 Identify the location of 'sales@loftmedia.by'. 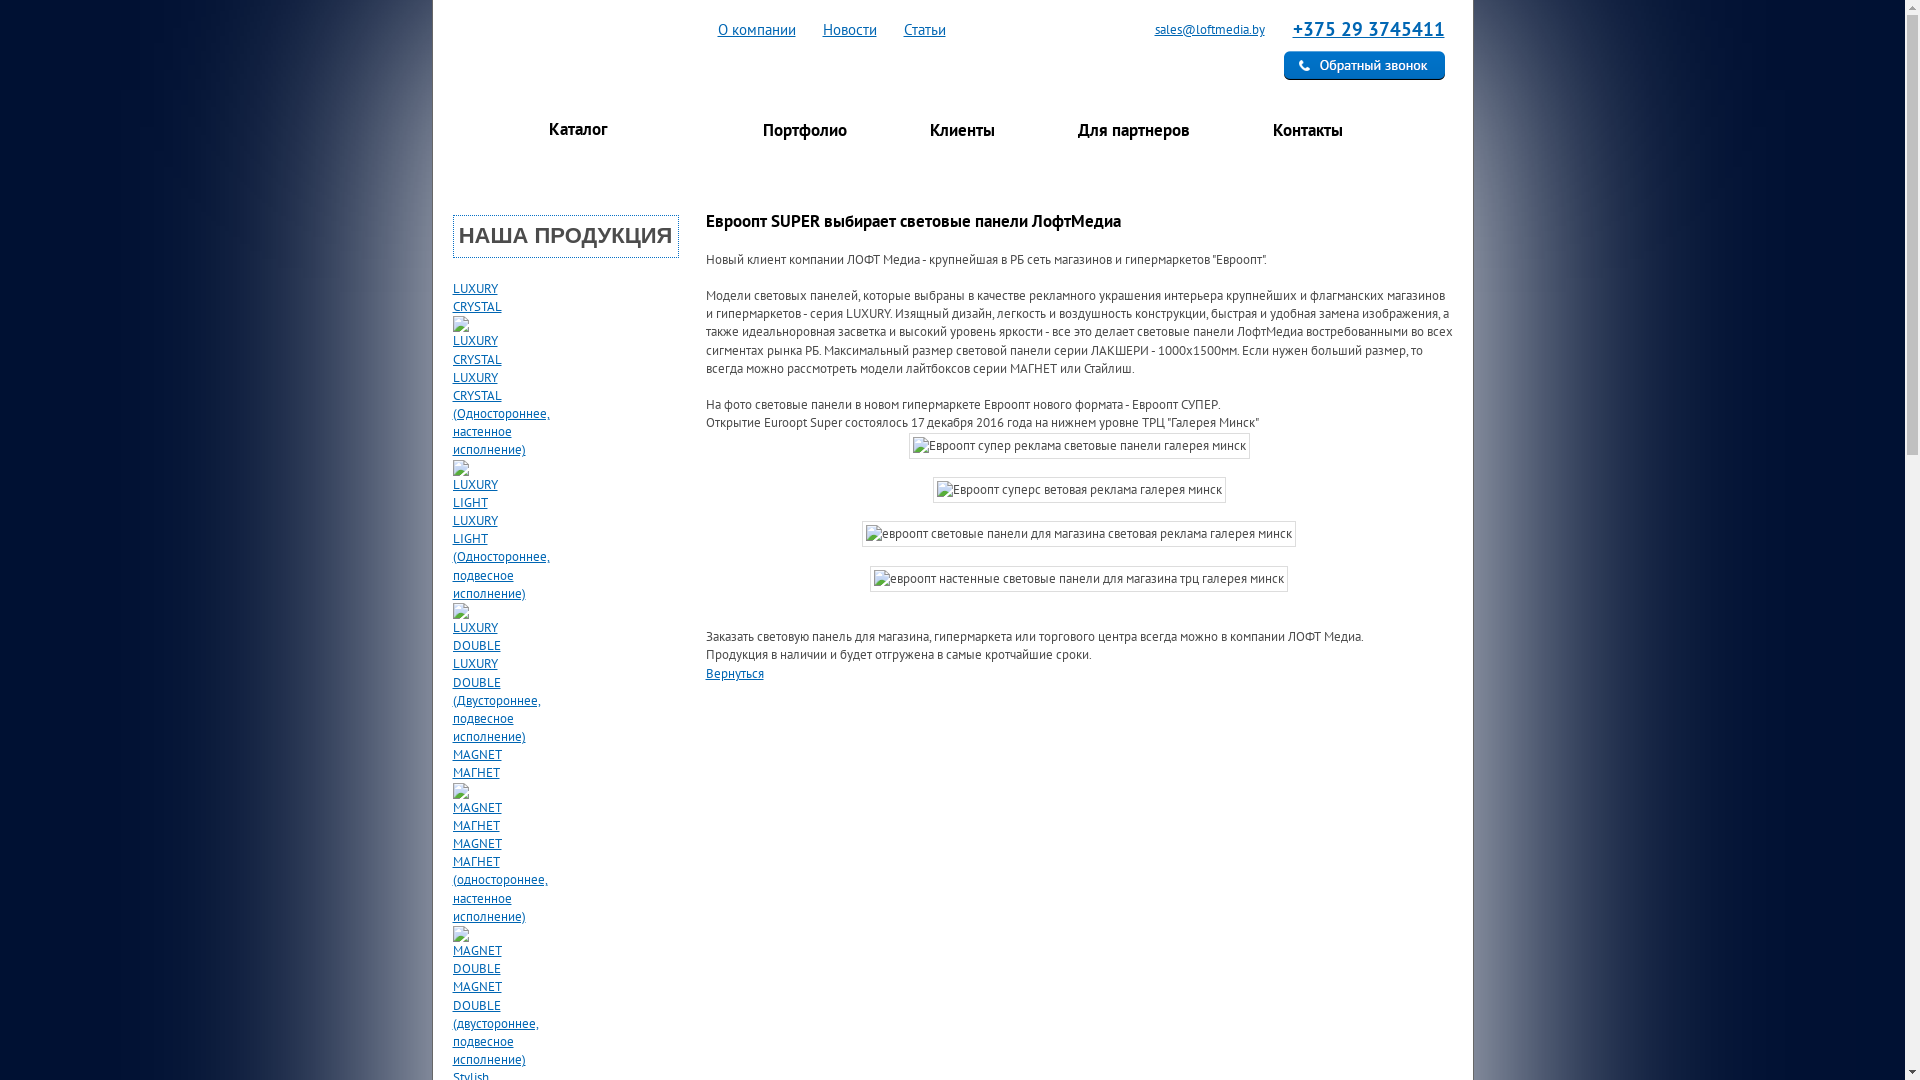
(1198, 29).